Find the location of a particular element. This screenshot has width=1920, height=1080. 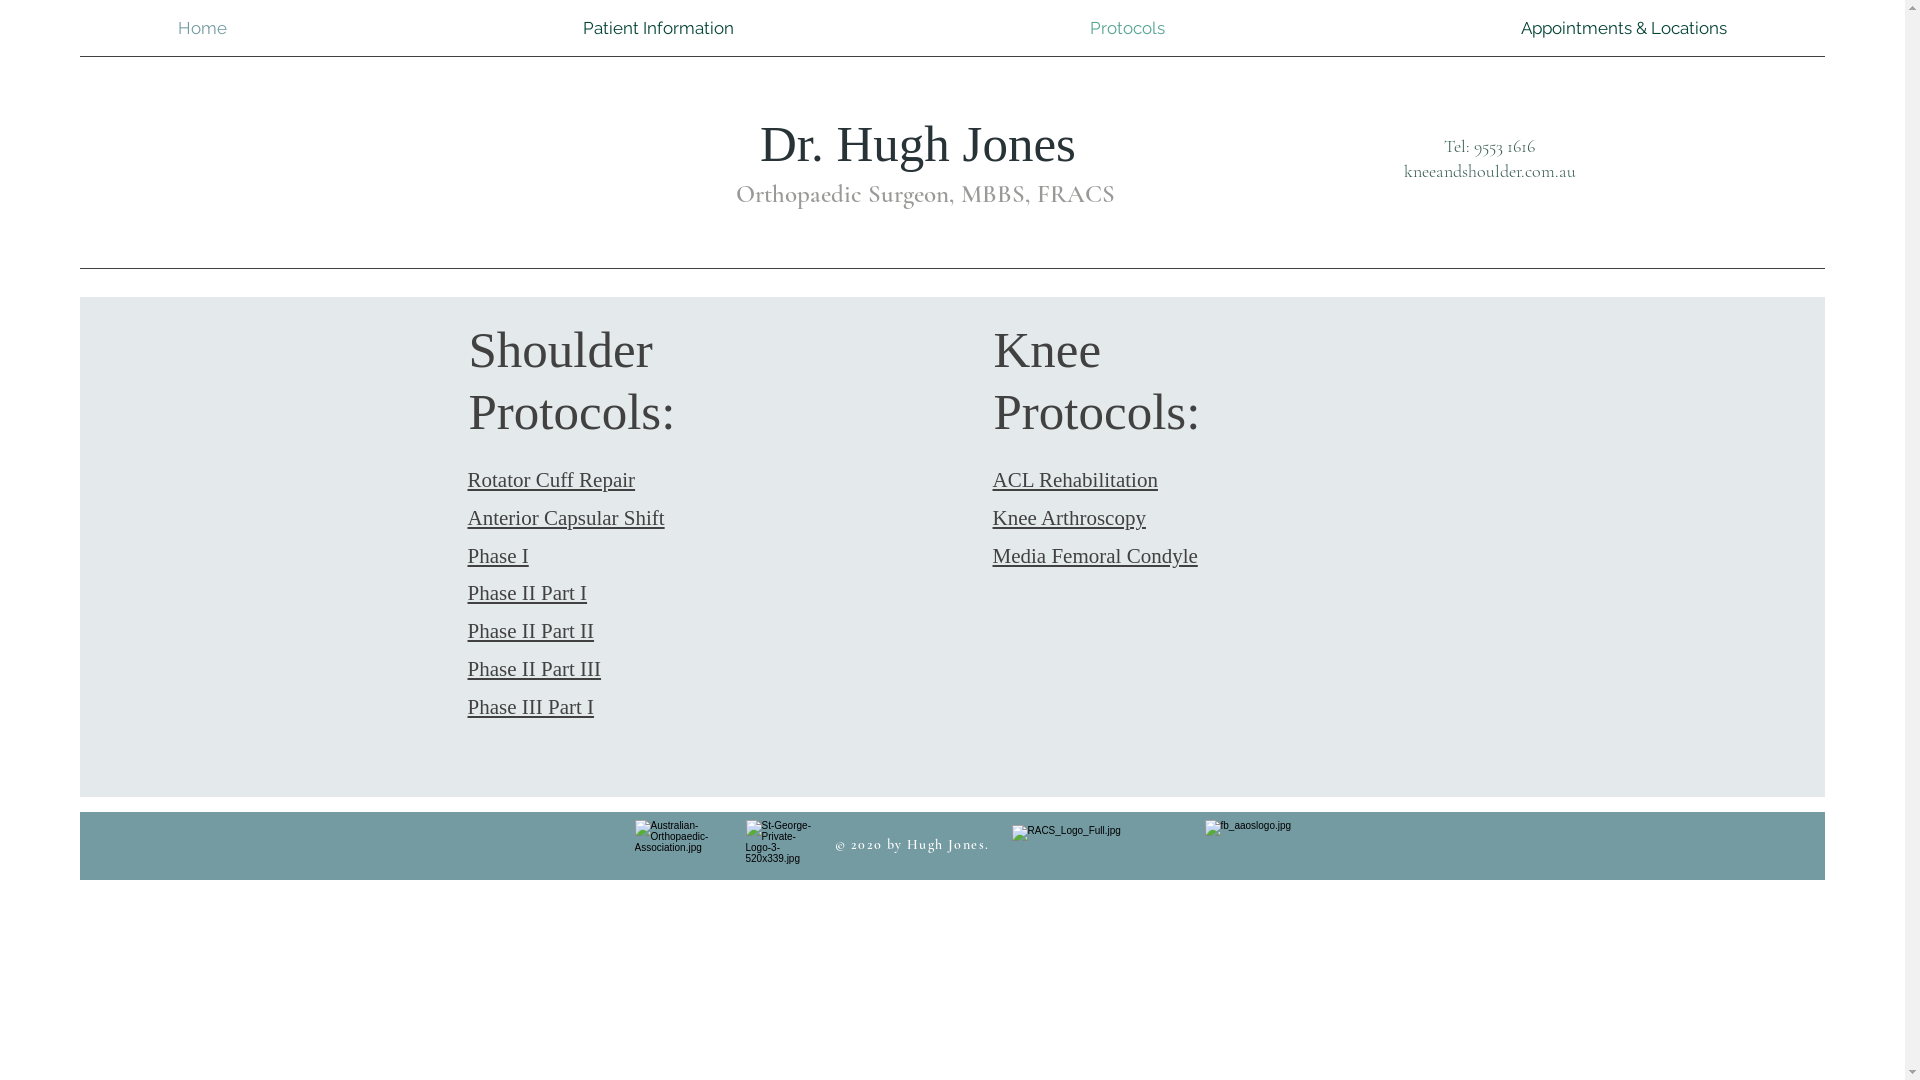

'Rotator Cuff Repair' is located at coordinates (552, 479).